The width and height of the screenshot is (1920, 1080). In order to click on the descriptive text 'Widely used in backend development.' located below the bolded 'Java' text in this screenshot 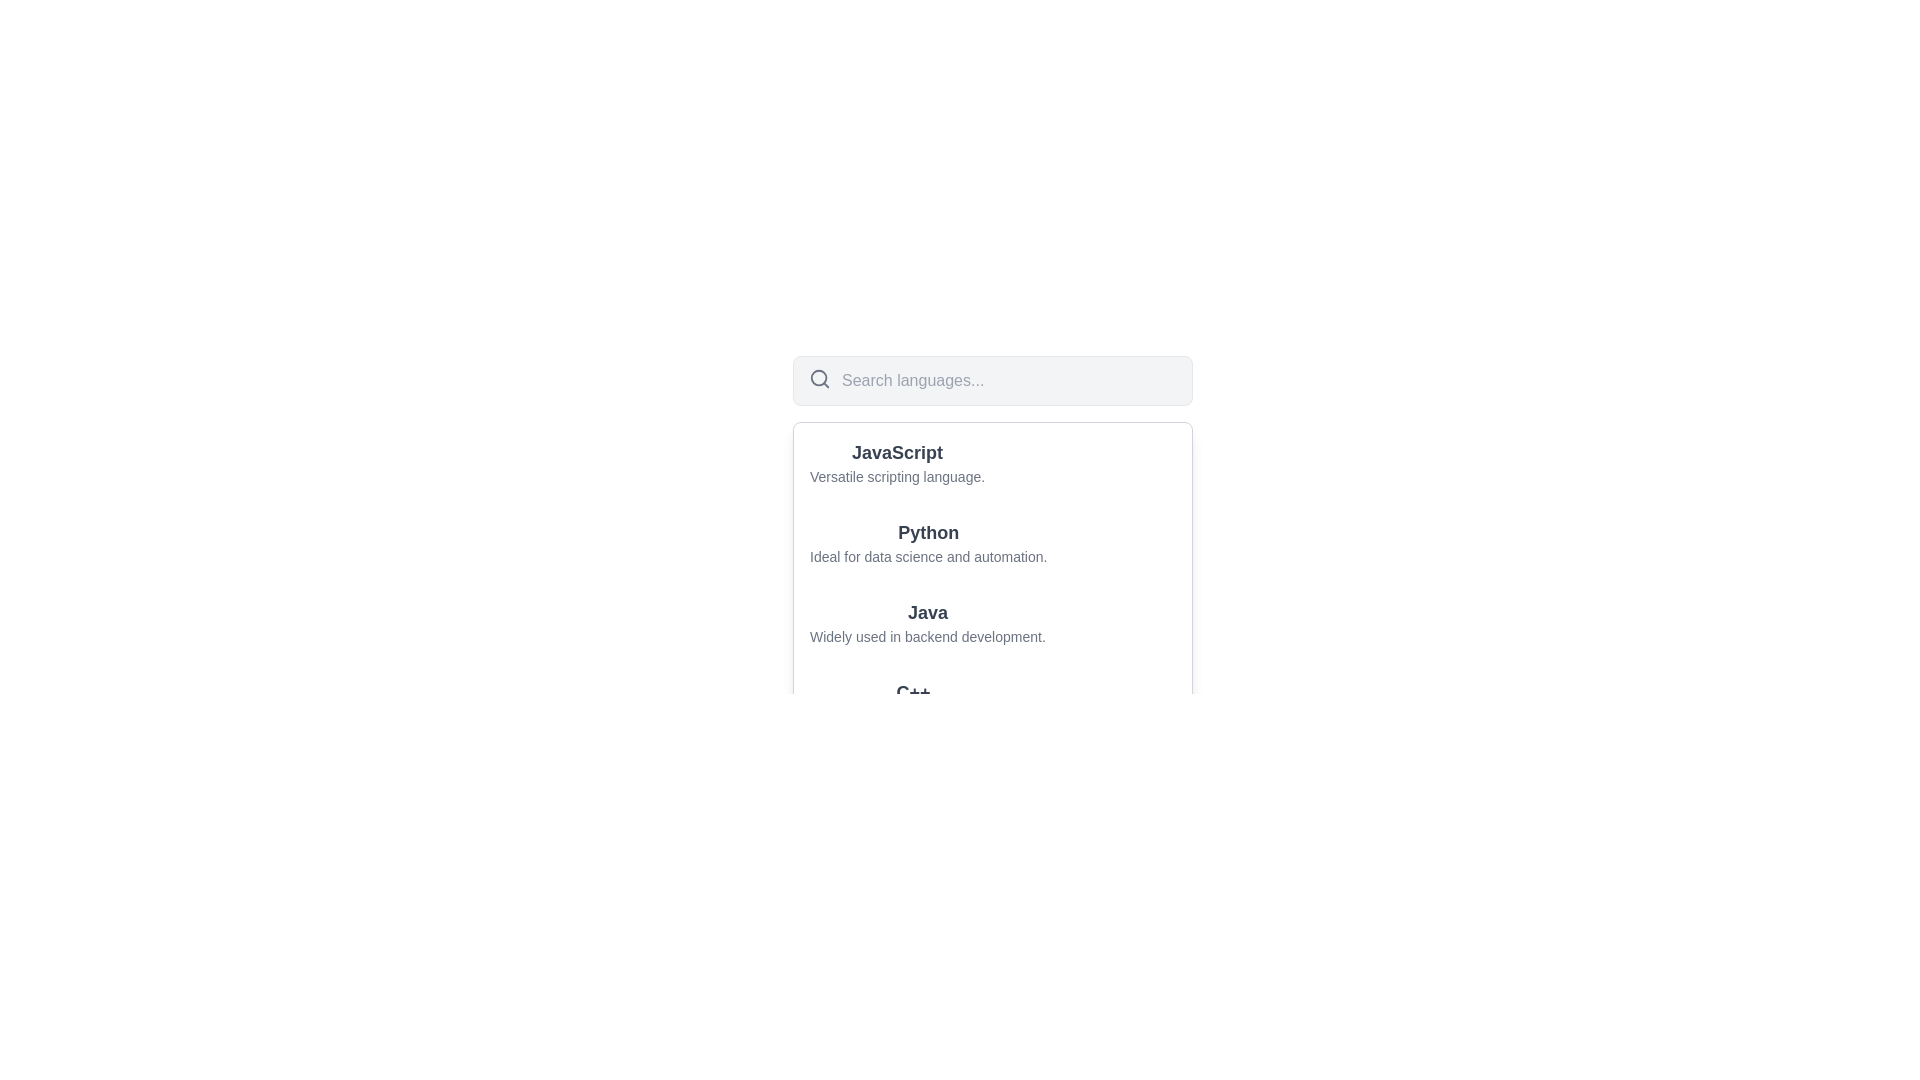, I will do `click(926, 636)`.